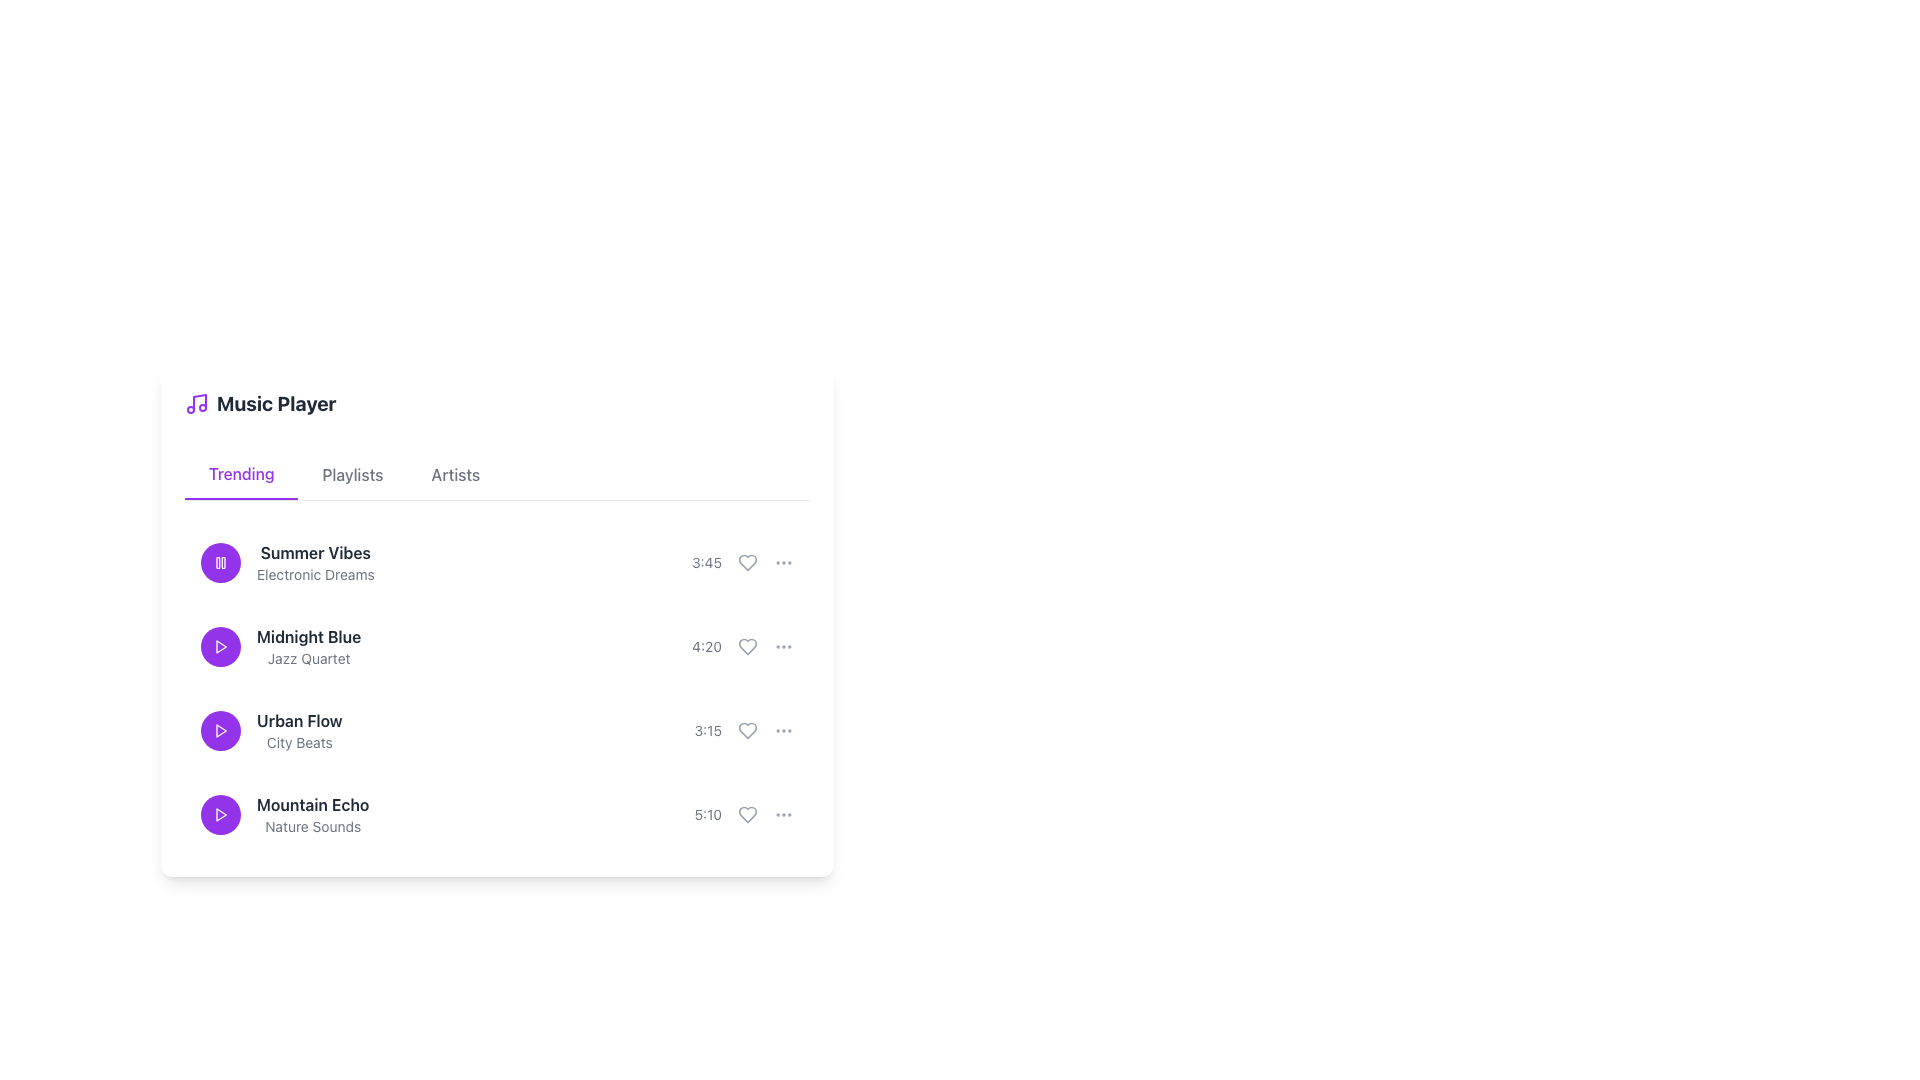 This screenshot has height=1080, width=1920. What do you see at coordinates (782, 647) in the screenshot?
I see `the Ellipsis menu icon (three-dot menu) located at the end of the row for the song 'Midnight Blue'` at bounding box center [782, 647].